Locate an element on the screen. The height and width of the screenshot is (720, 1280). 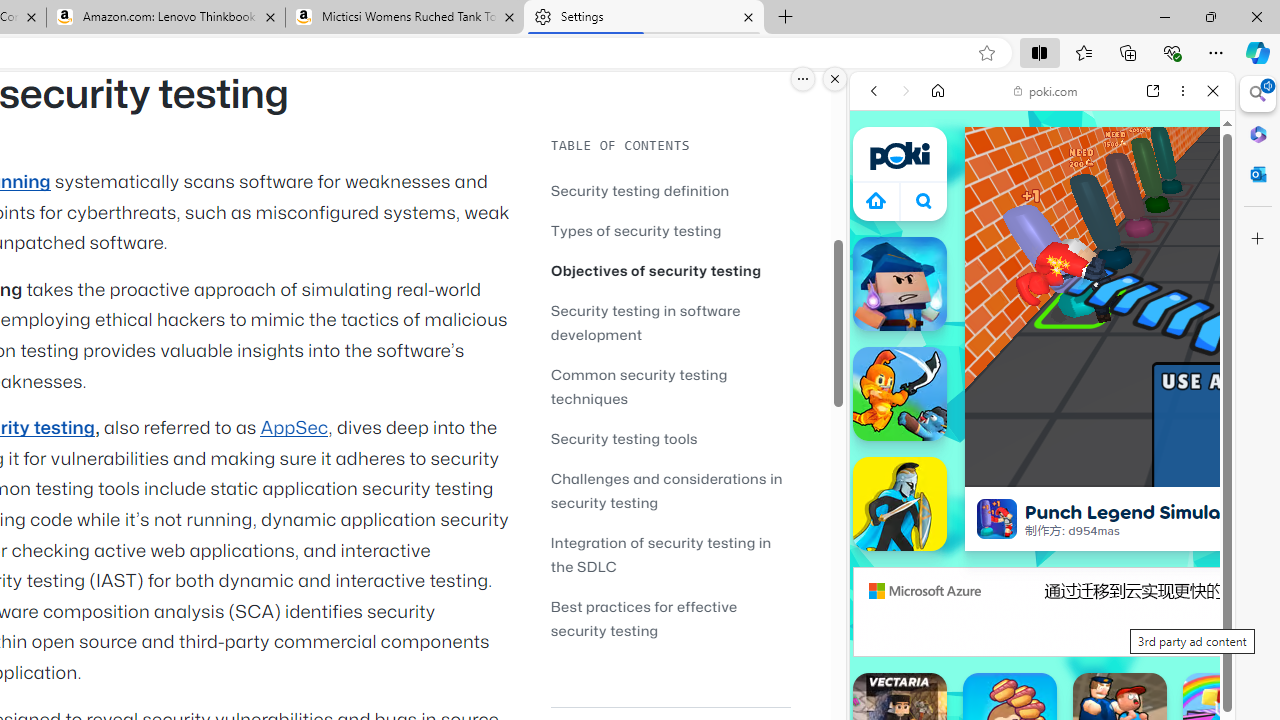
'Security testing definition' is located at coordinates (640, 190).